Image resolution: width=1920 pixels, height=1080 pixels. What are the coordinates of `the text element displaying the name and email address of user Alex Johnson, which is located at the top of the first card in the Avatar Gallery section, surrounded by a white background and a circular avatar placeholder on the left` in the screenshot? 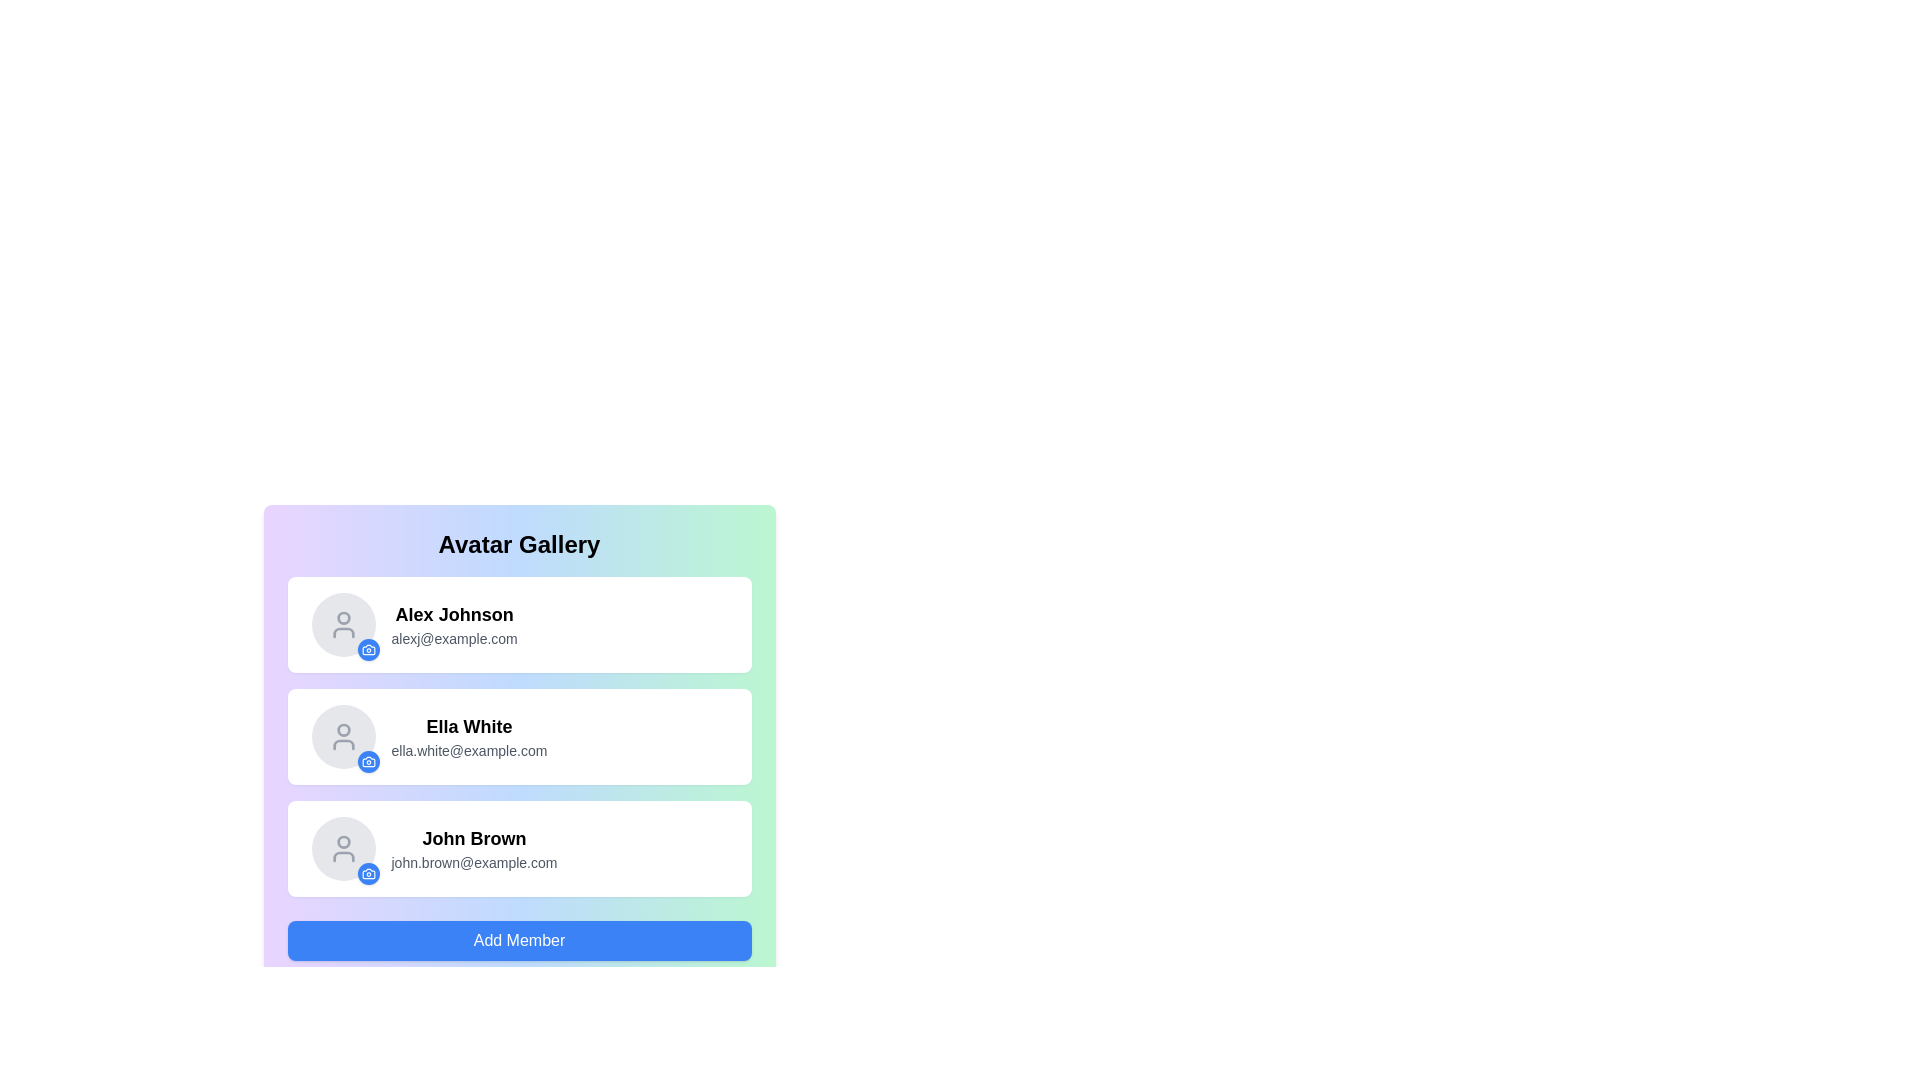 It's located at (453, 623).